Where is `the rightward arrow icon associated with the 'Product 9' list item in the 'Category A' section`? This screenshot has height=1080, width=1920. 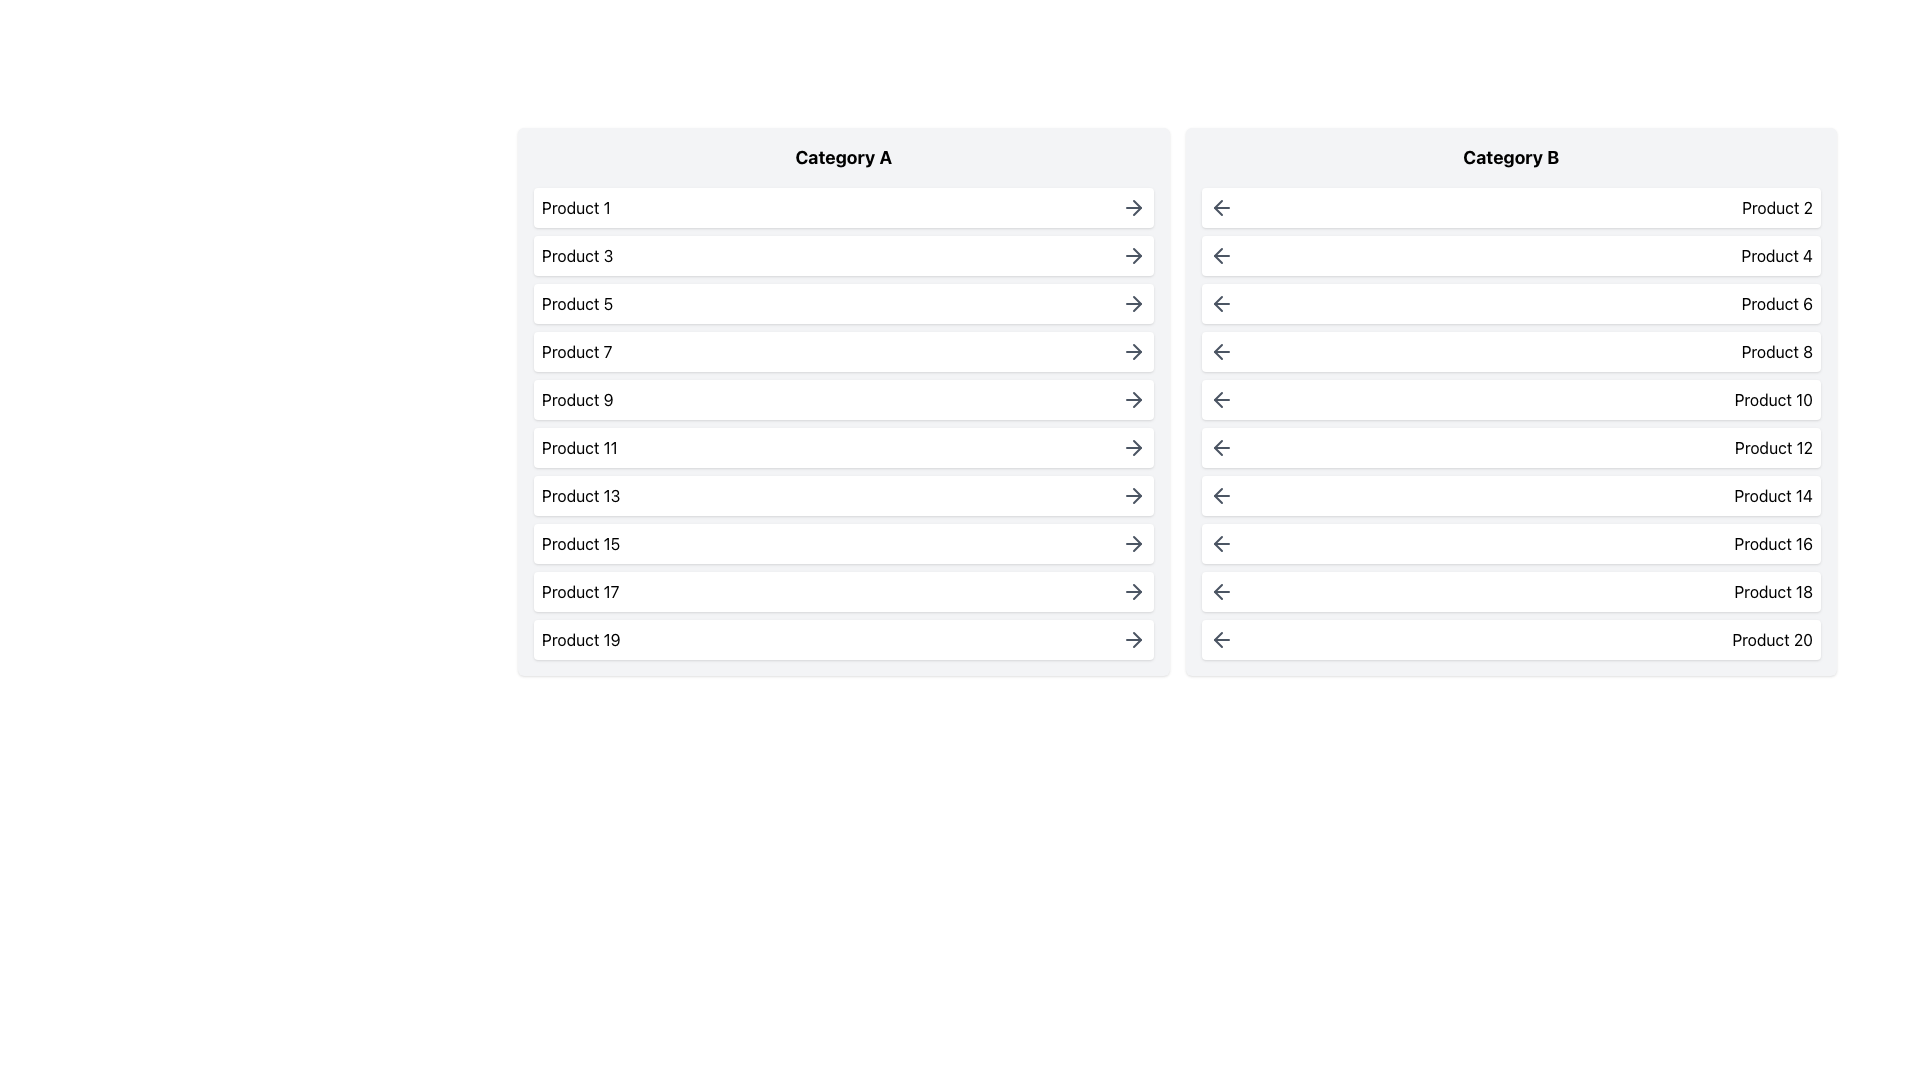
the rightward arrow icon associated with the 'Product 9' list item in the 'Category A' section is located at coordinates (1133, 400).